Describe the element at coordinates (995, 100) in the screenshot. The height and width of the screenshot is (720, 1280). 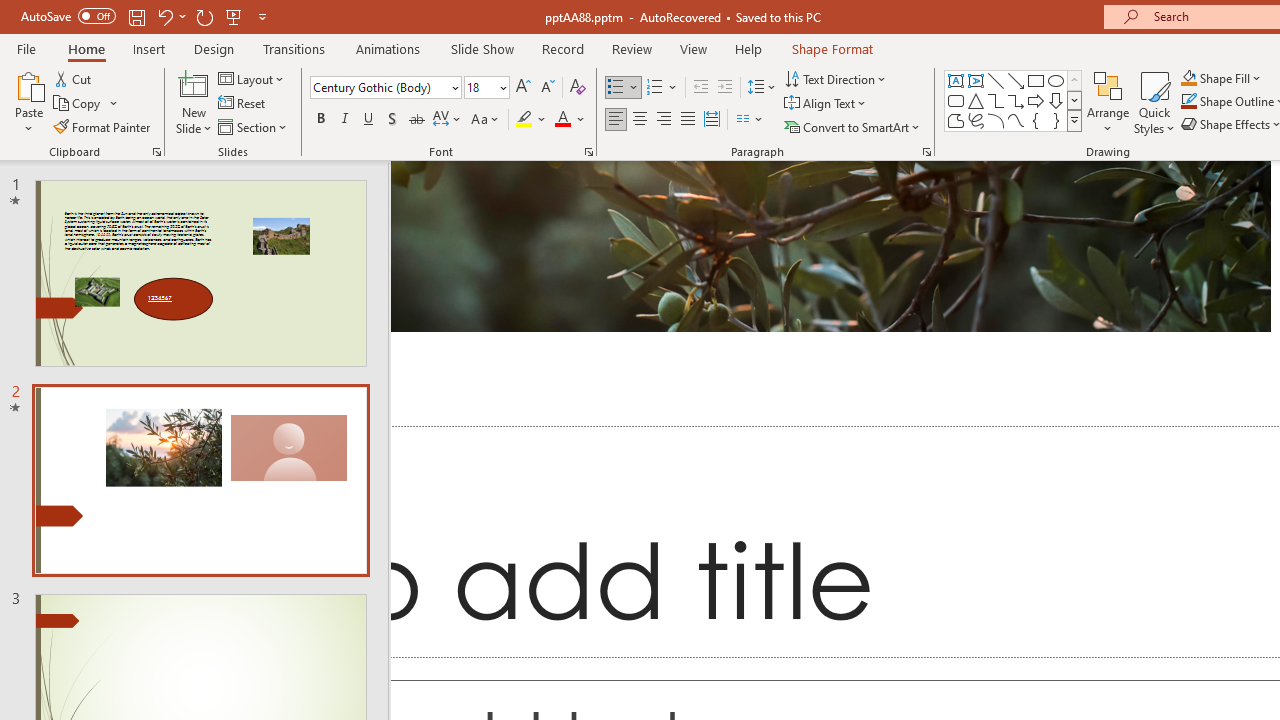
I see `'Connector: Elbow'` at that location.